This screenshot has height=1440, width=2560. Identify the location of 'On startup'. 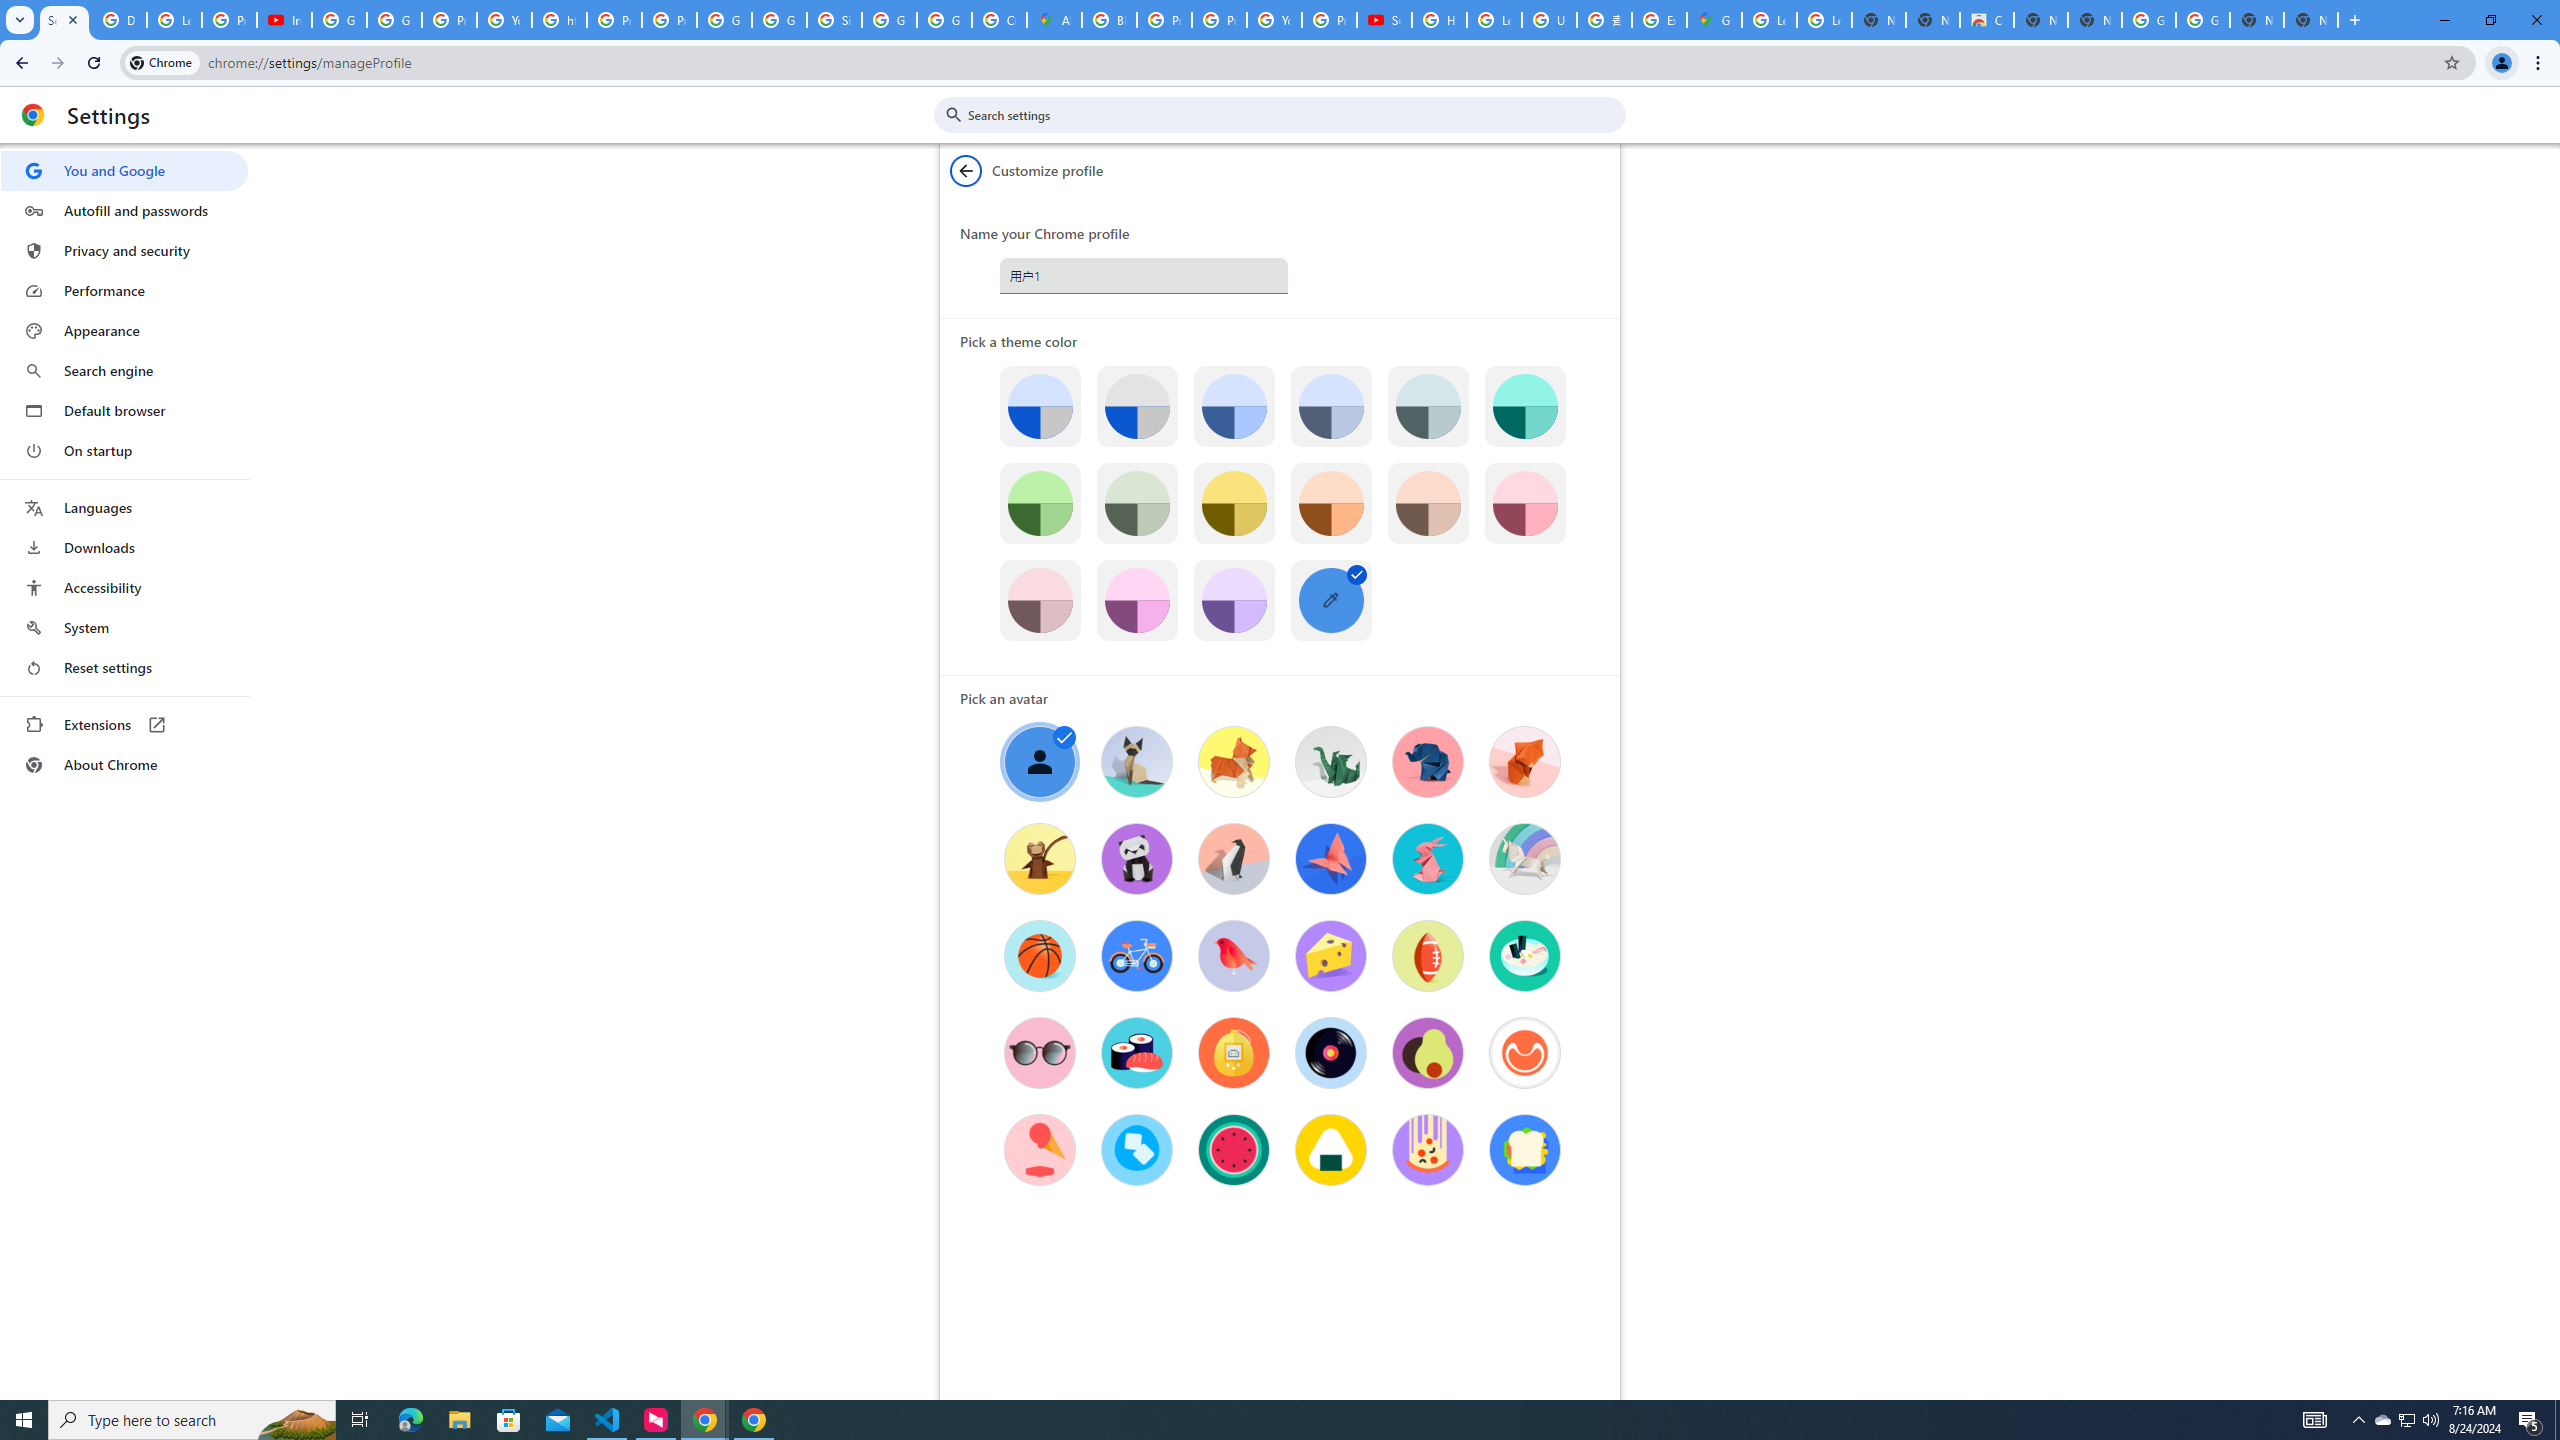
(123, 449).